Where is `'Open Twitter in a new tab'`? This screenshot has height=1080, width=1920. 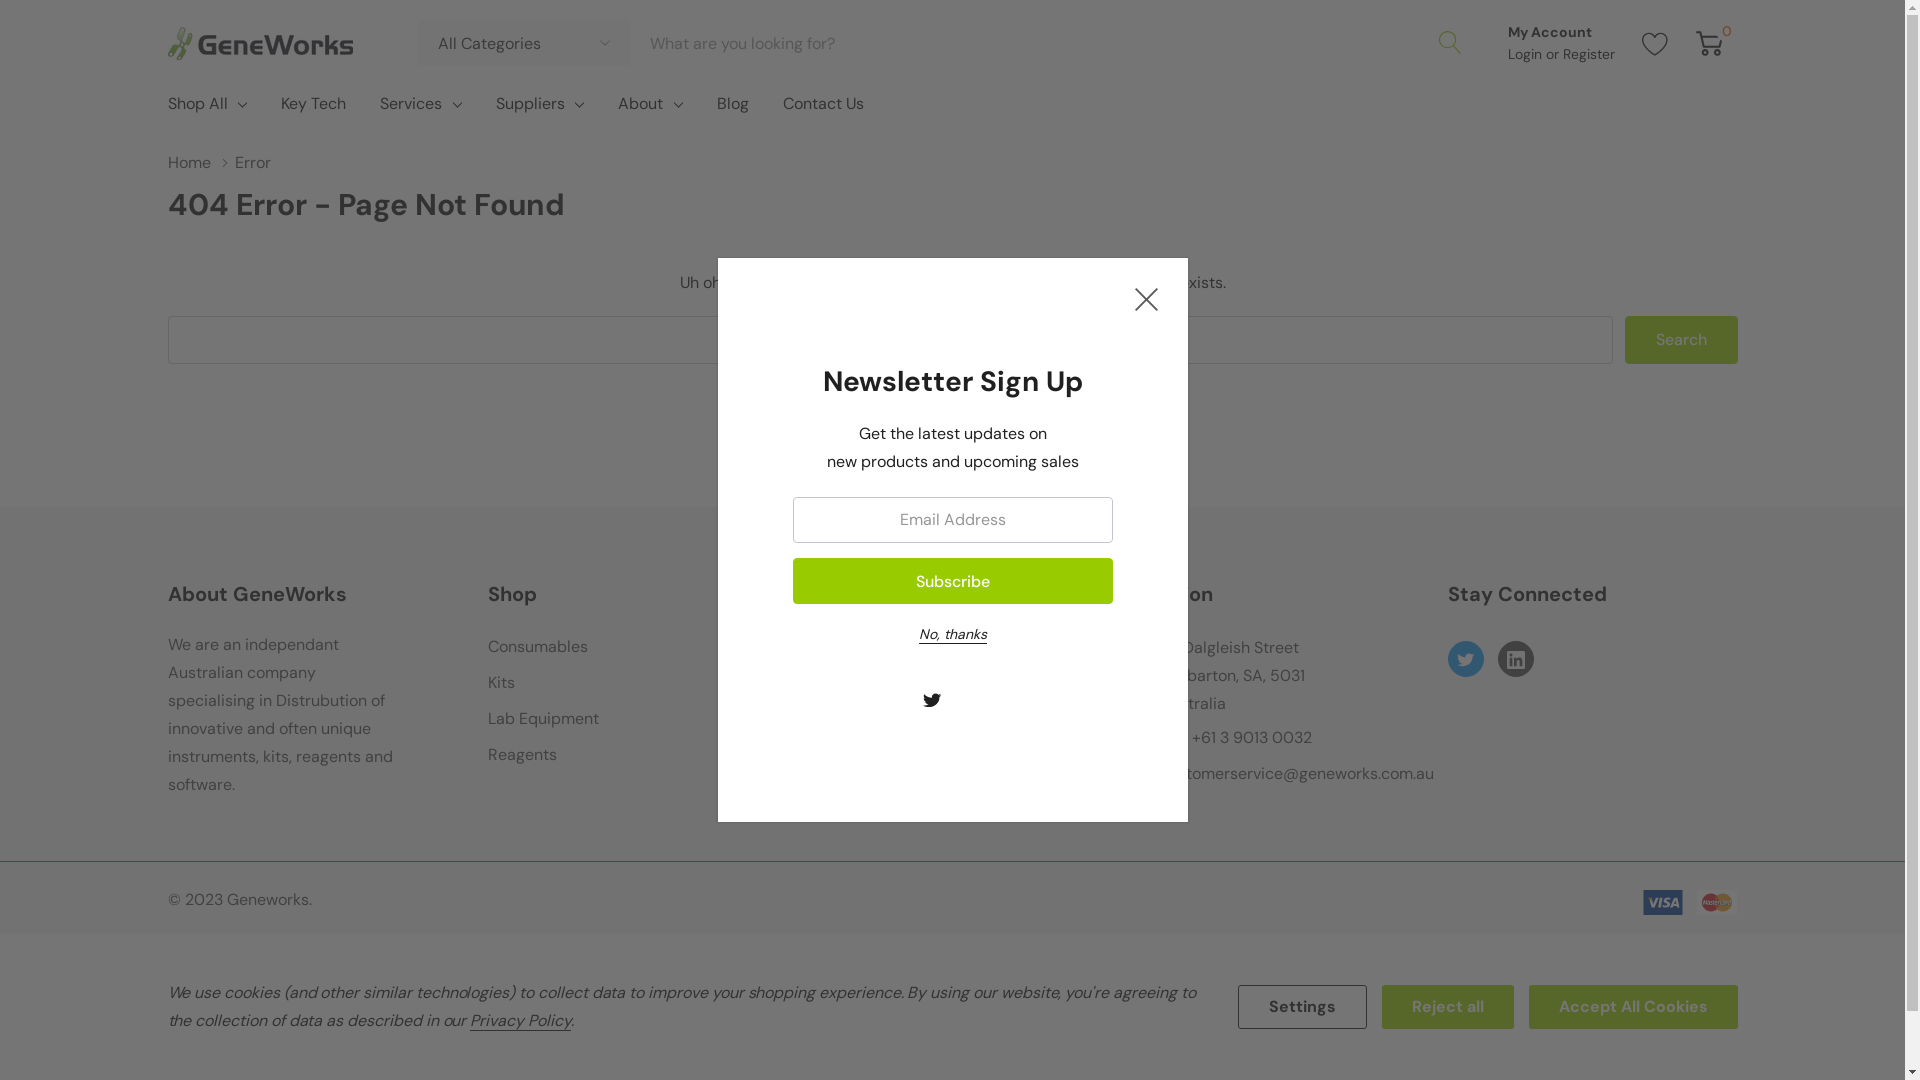 'Open Twitter in a new tab' is located at coordinates (931, 699).